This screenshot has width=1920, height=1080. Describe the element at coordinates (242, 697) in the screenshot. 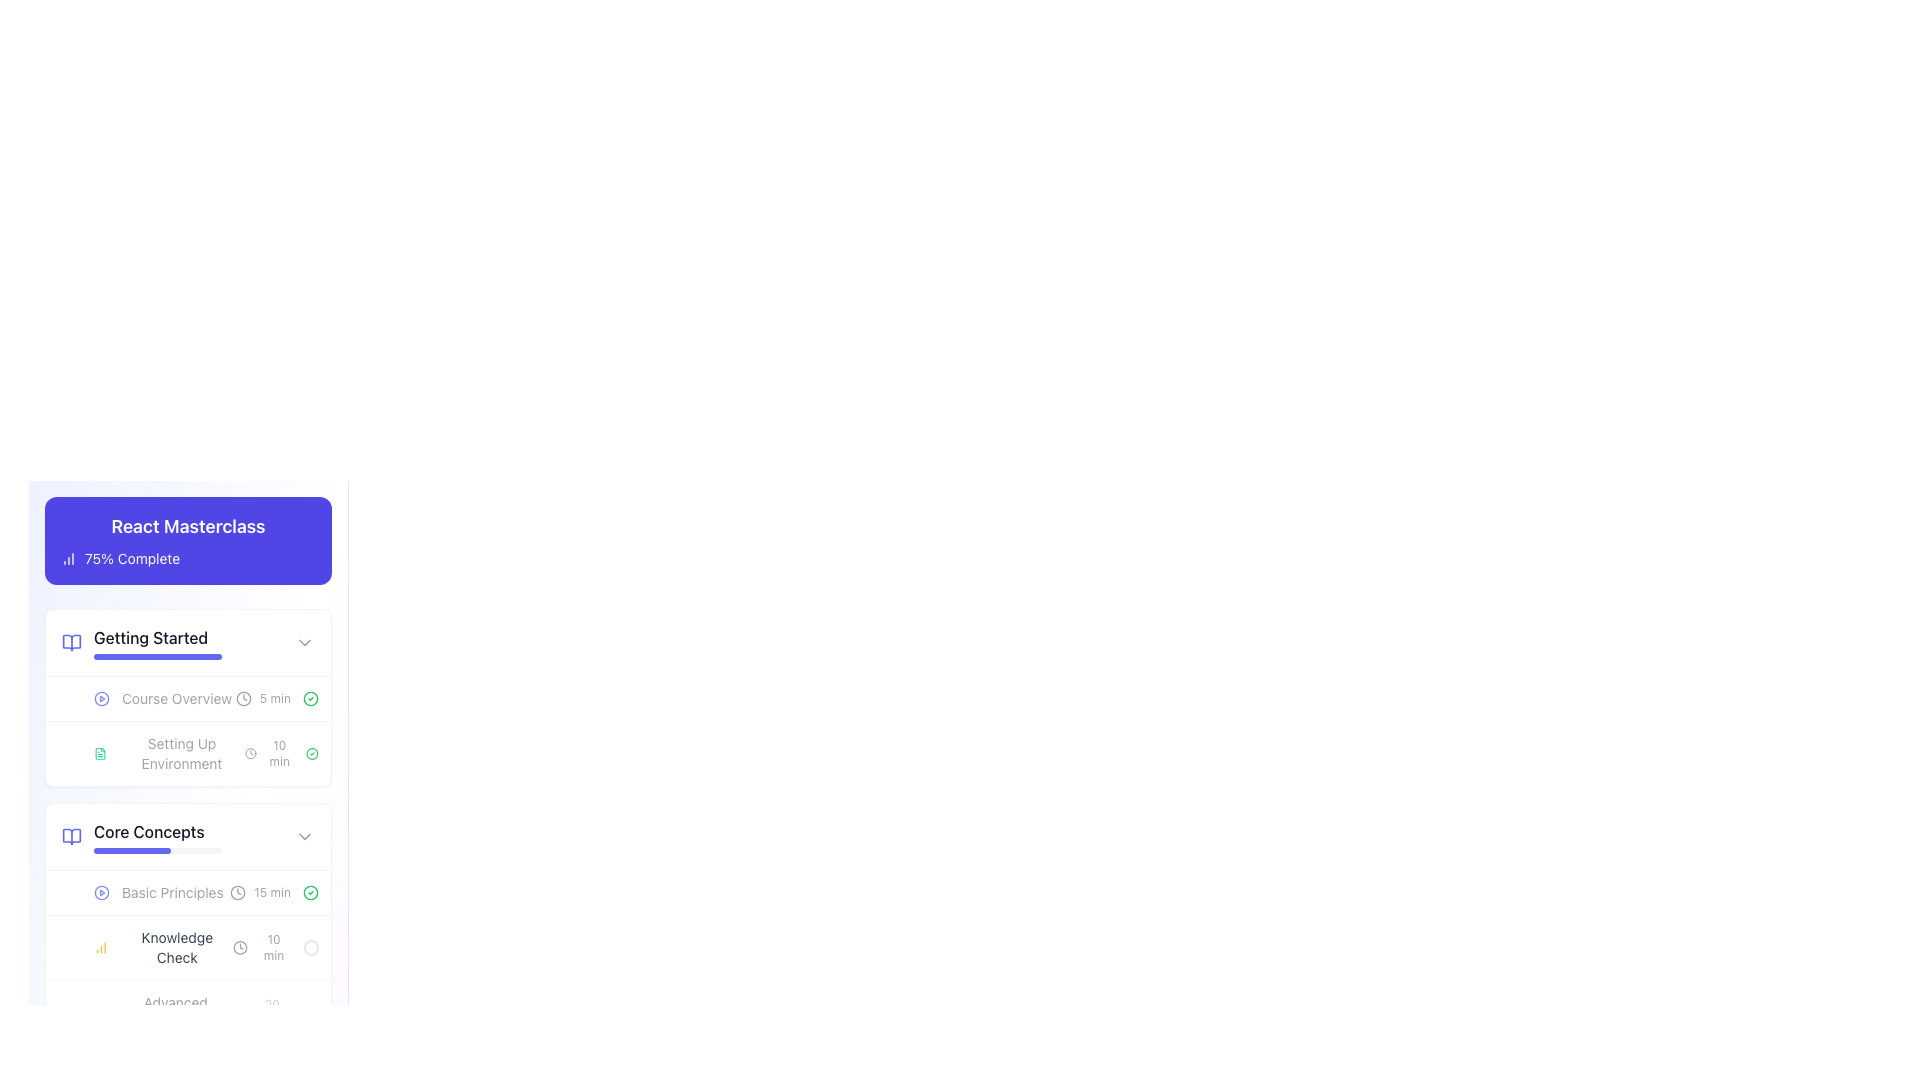

I see `the time indicator icon located in the 'Getting Started' section, which is directly to the left of the text '5 min'` at that location.